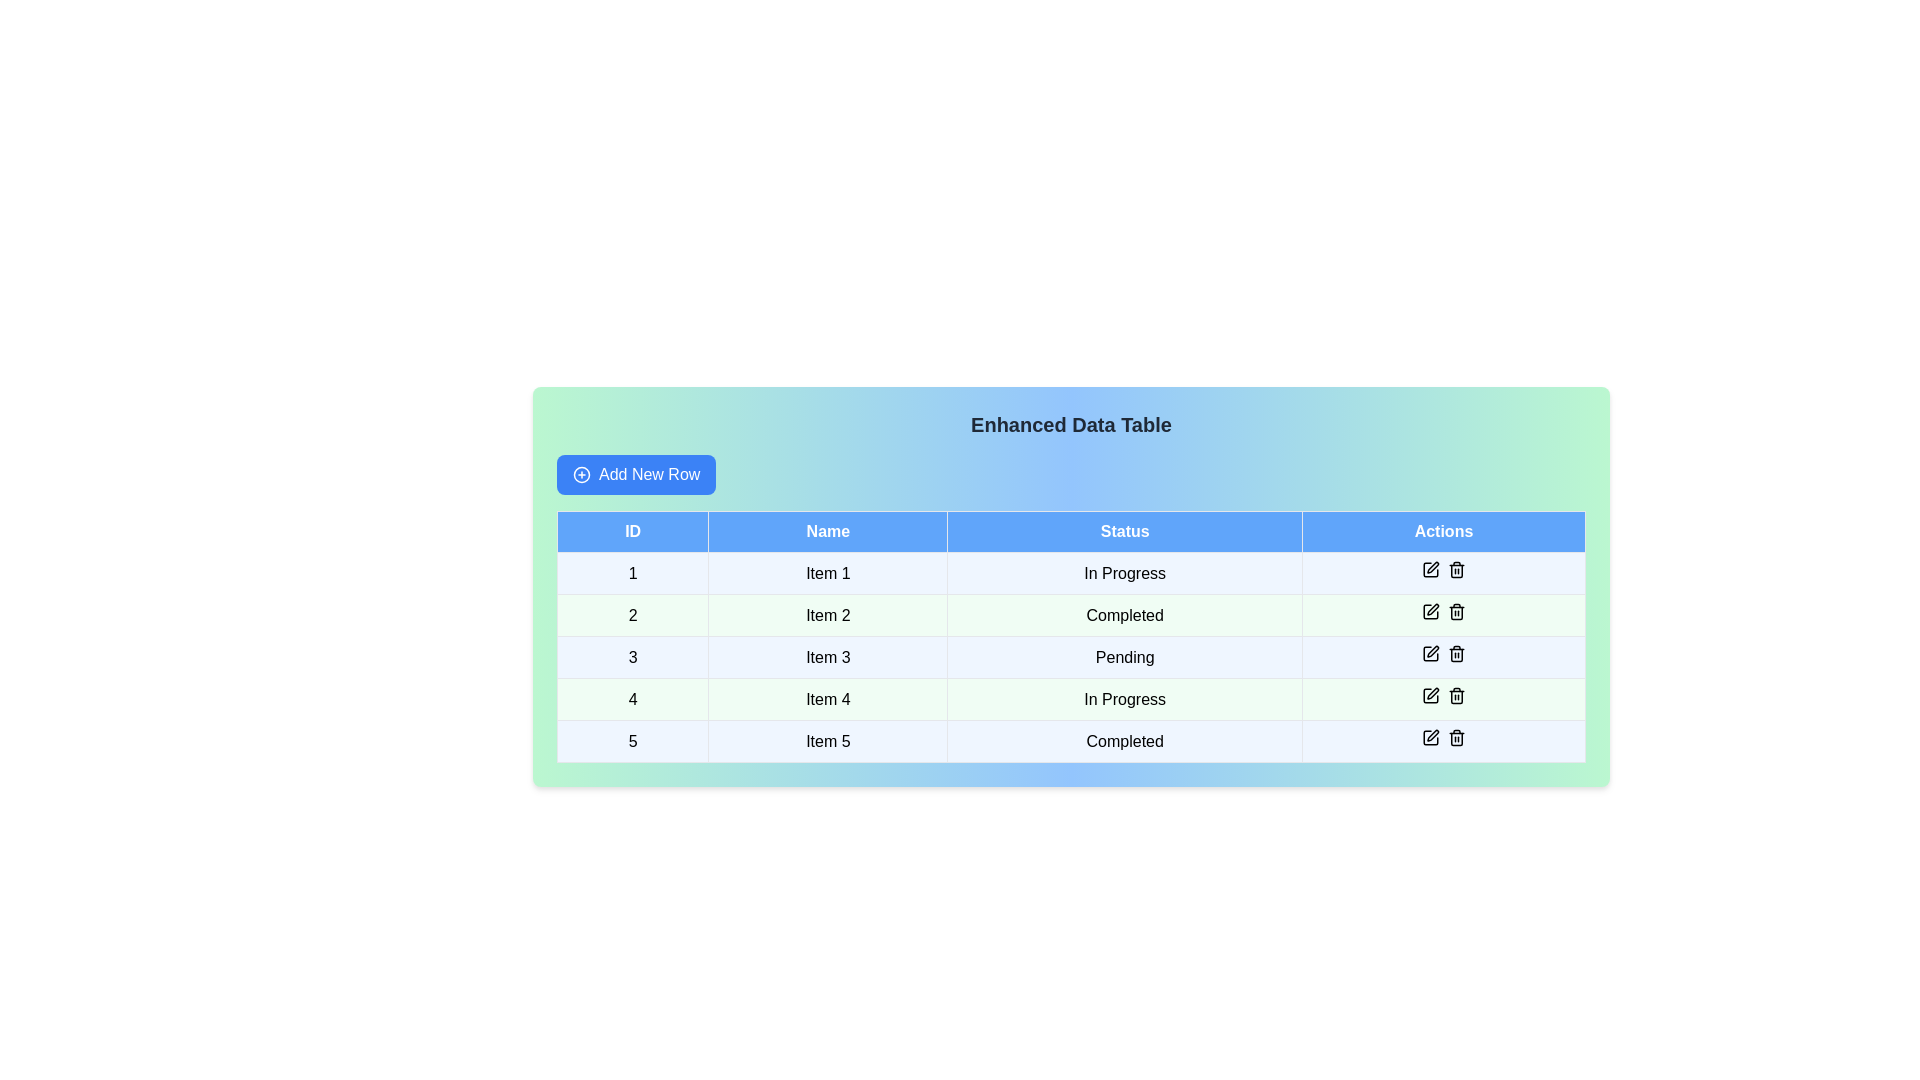 Image resolution: width=1920 pixels, height=1080 pixels. What do you see at coordinates (1429, 694) in the screenshot?
I see `the editing action icon resembling a pen located in the 'Actions' column of the fourth row of the data table` at bounding box center [1429, 694].